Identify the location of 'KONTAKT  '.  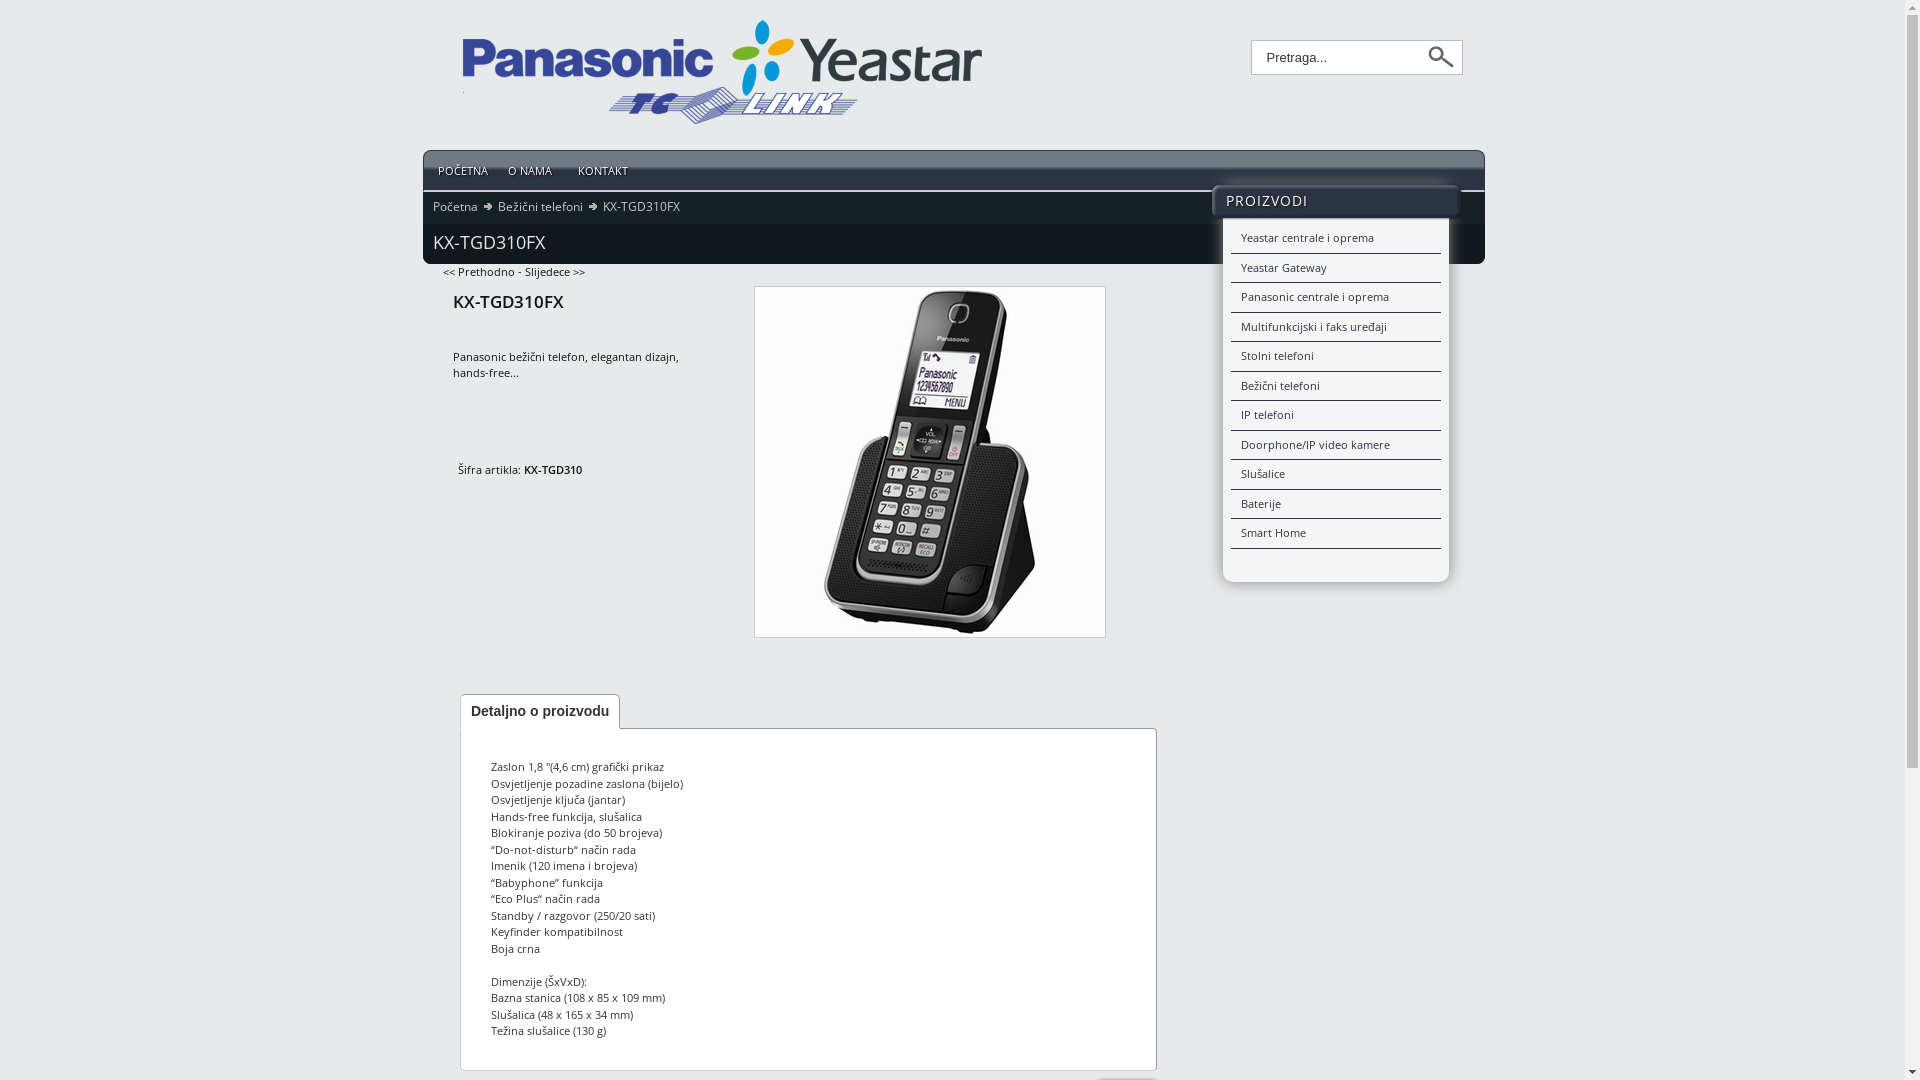
(604, 169).